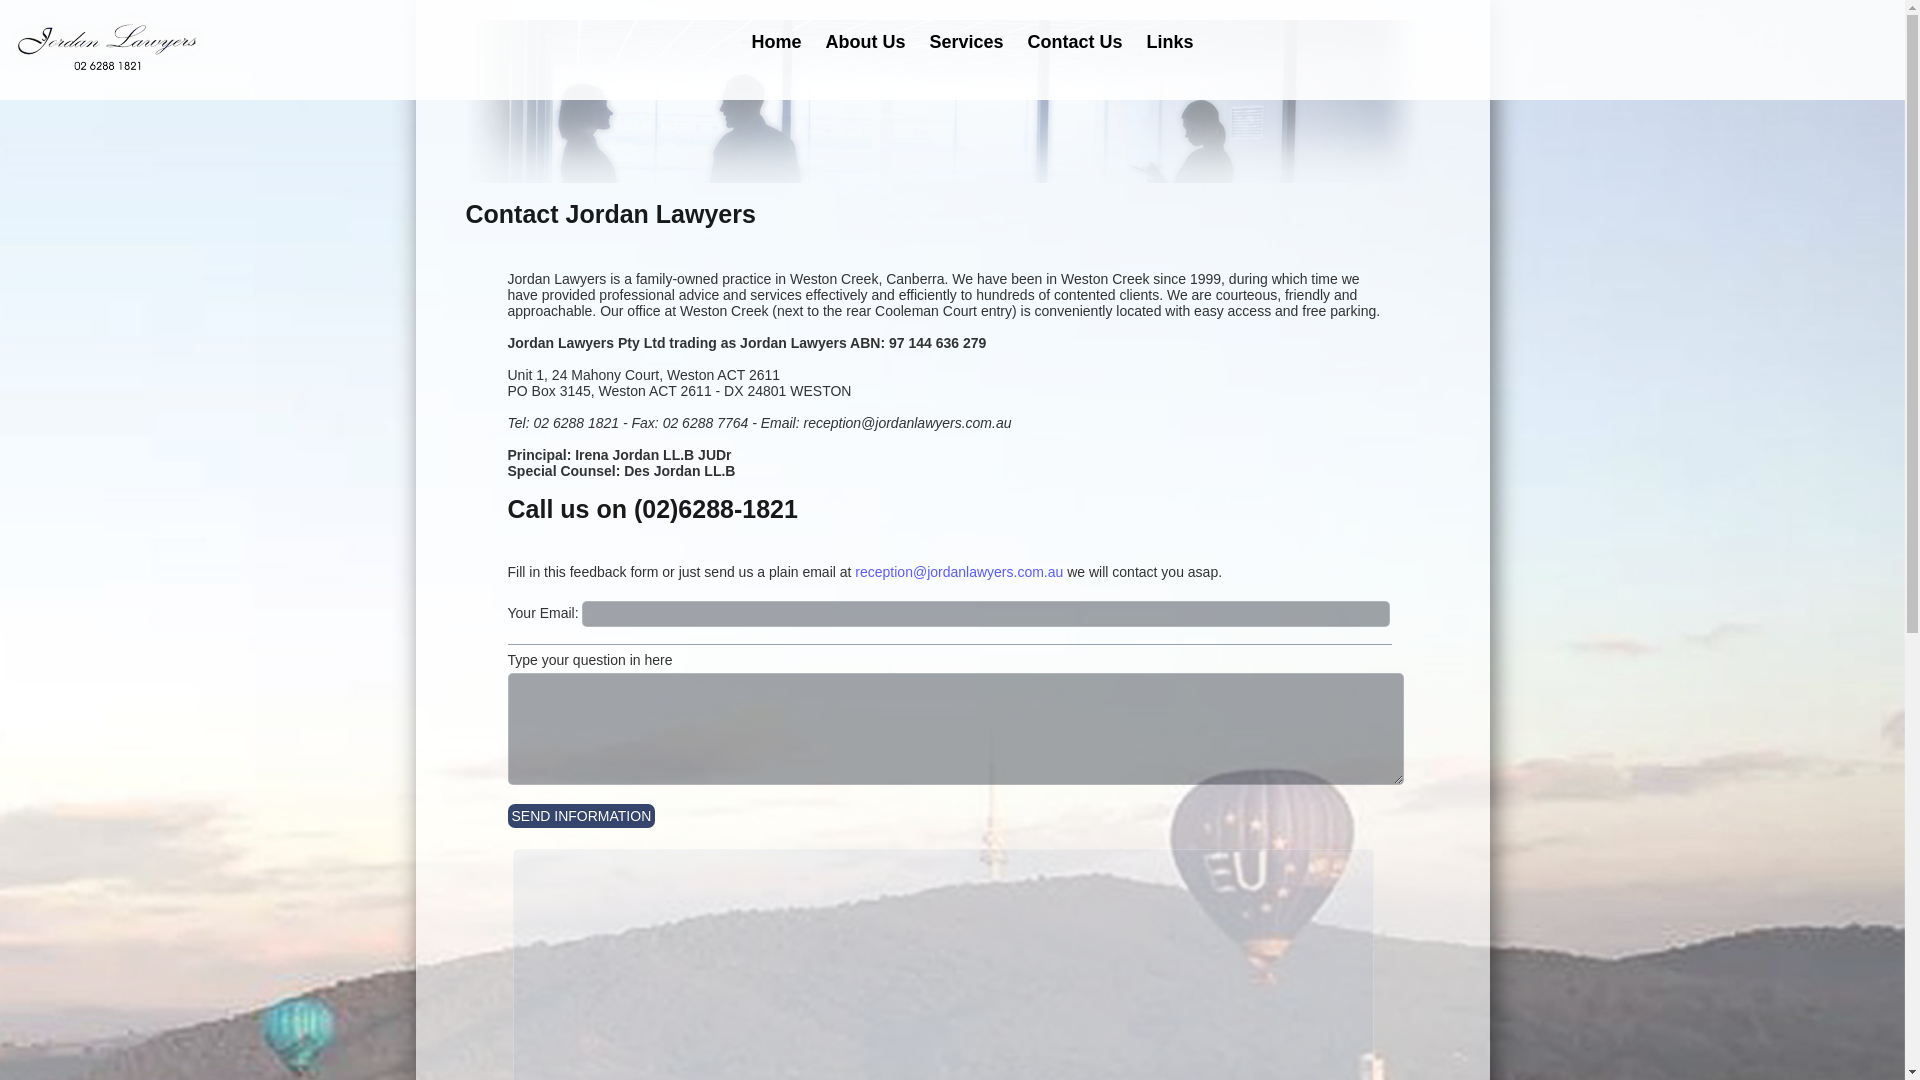 This screenshot has width=1920, height=1080. I want to click on 'Links', so click(1170, 42).